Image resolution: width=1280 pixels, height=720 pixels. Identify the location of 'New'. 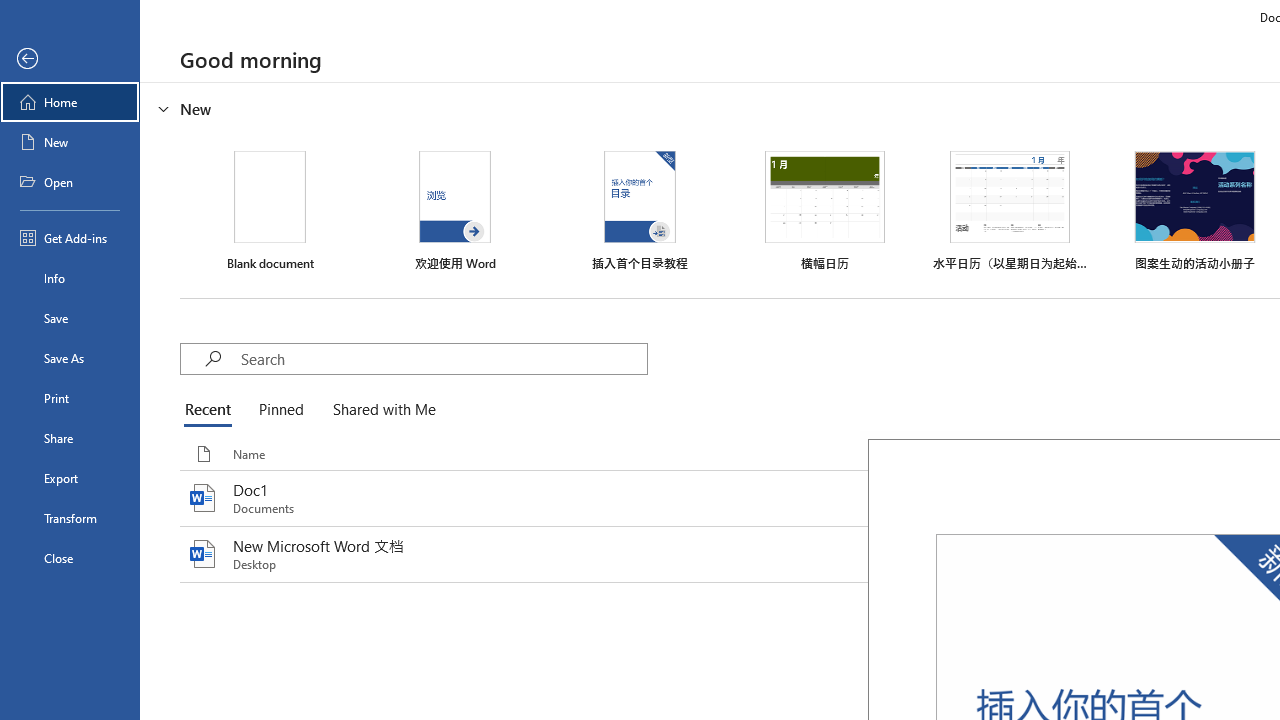
(69, 140).